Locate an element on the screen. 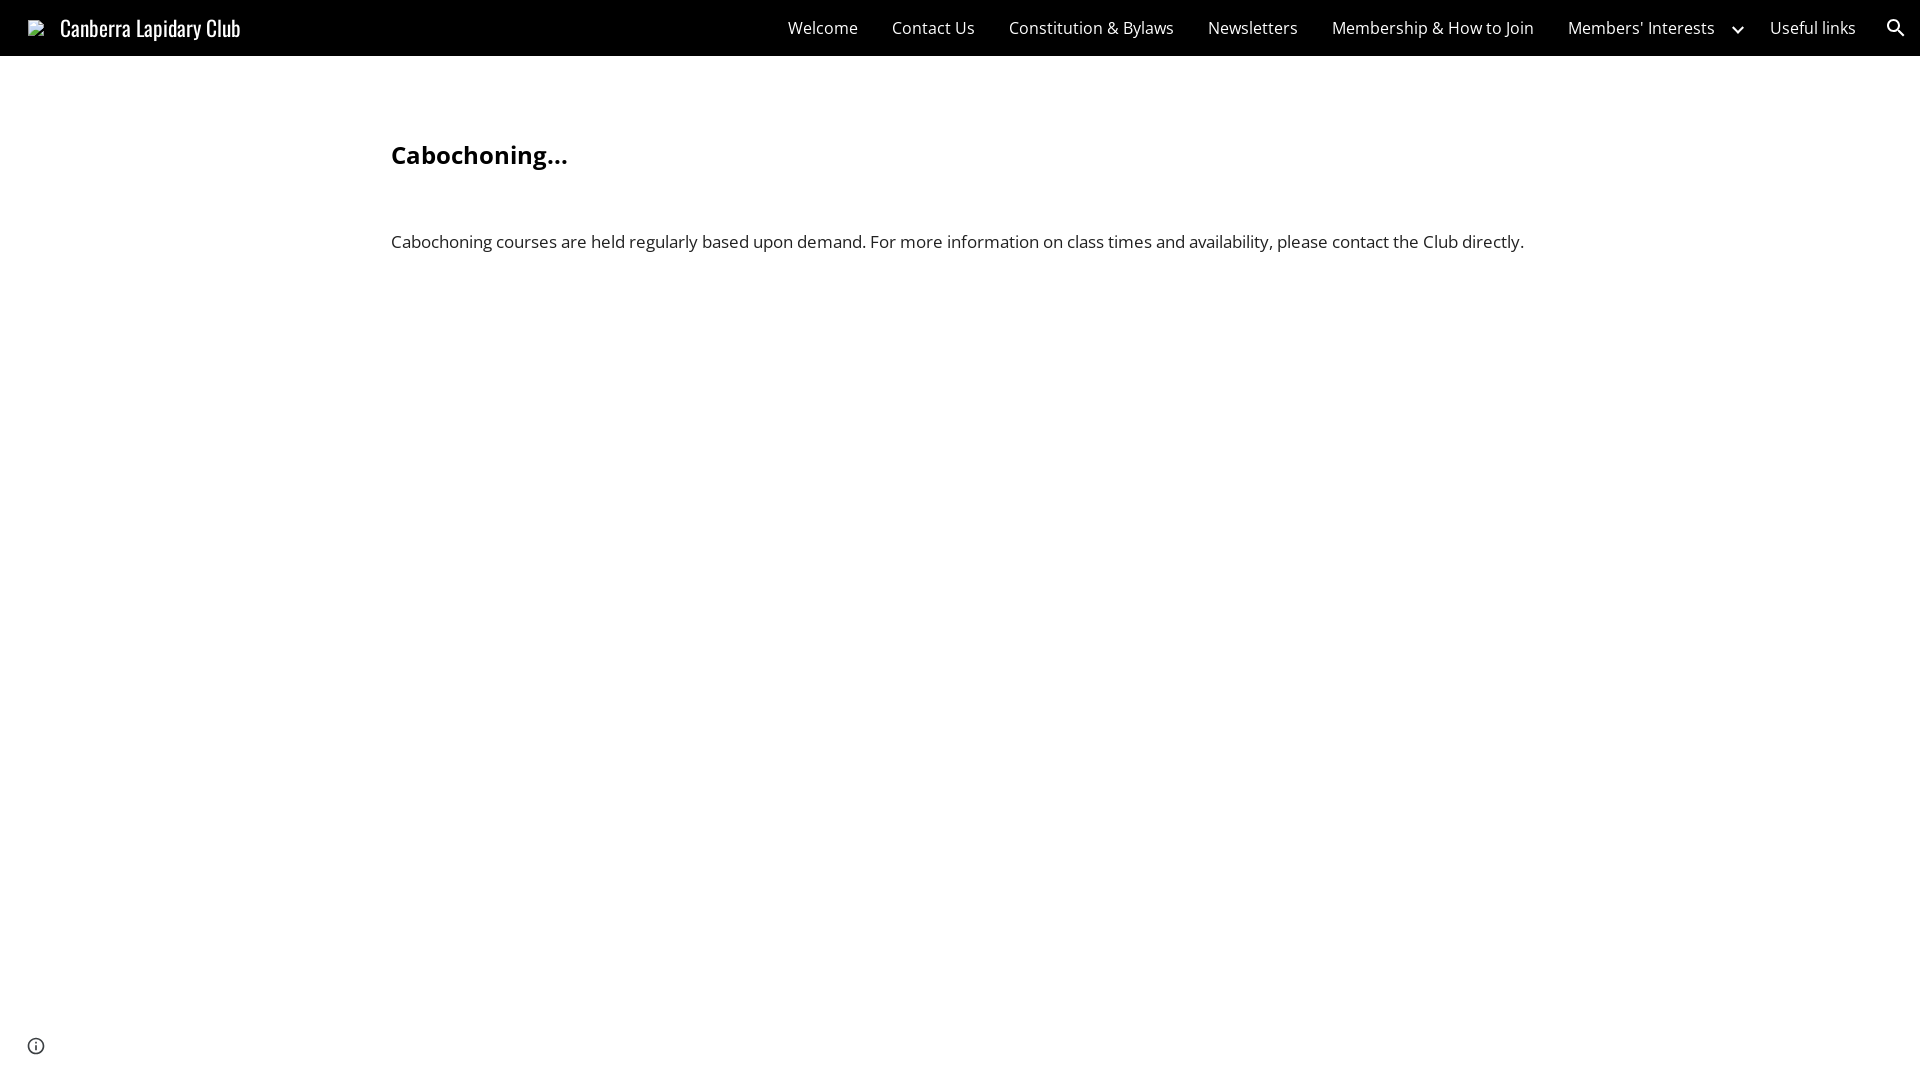 The width and height of the screenshot is (1920, 1080). 'Contact Us' is located at coordinates (932, 27).